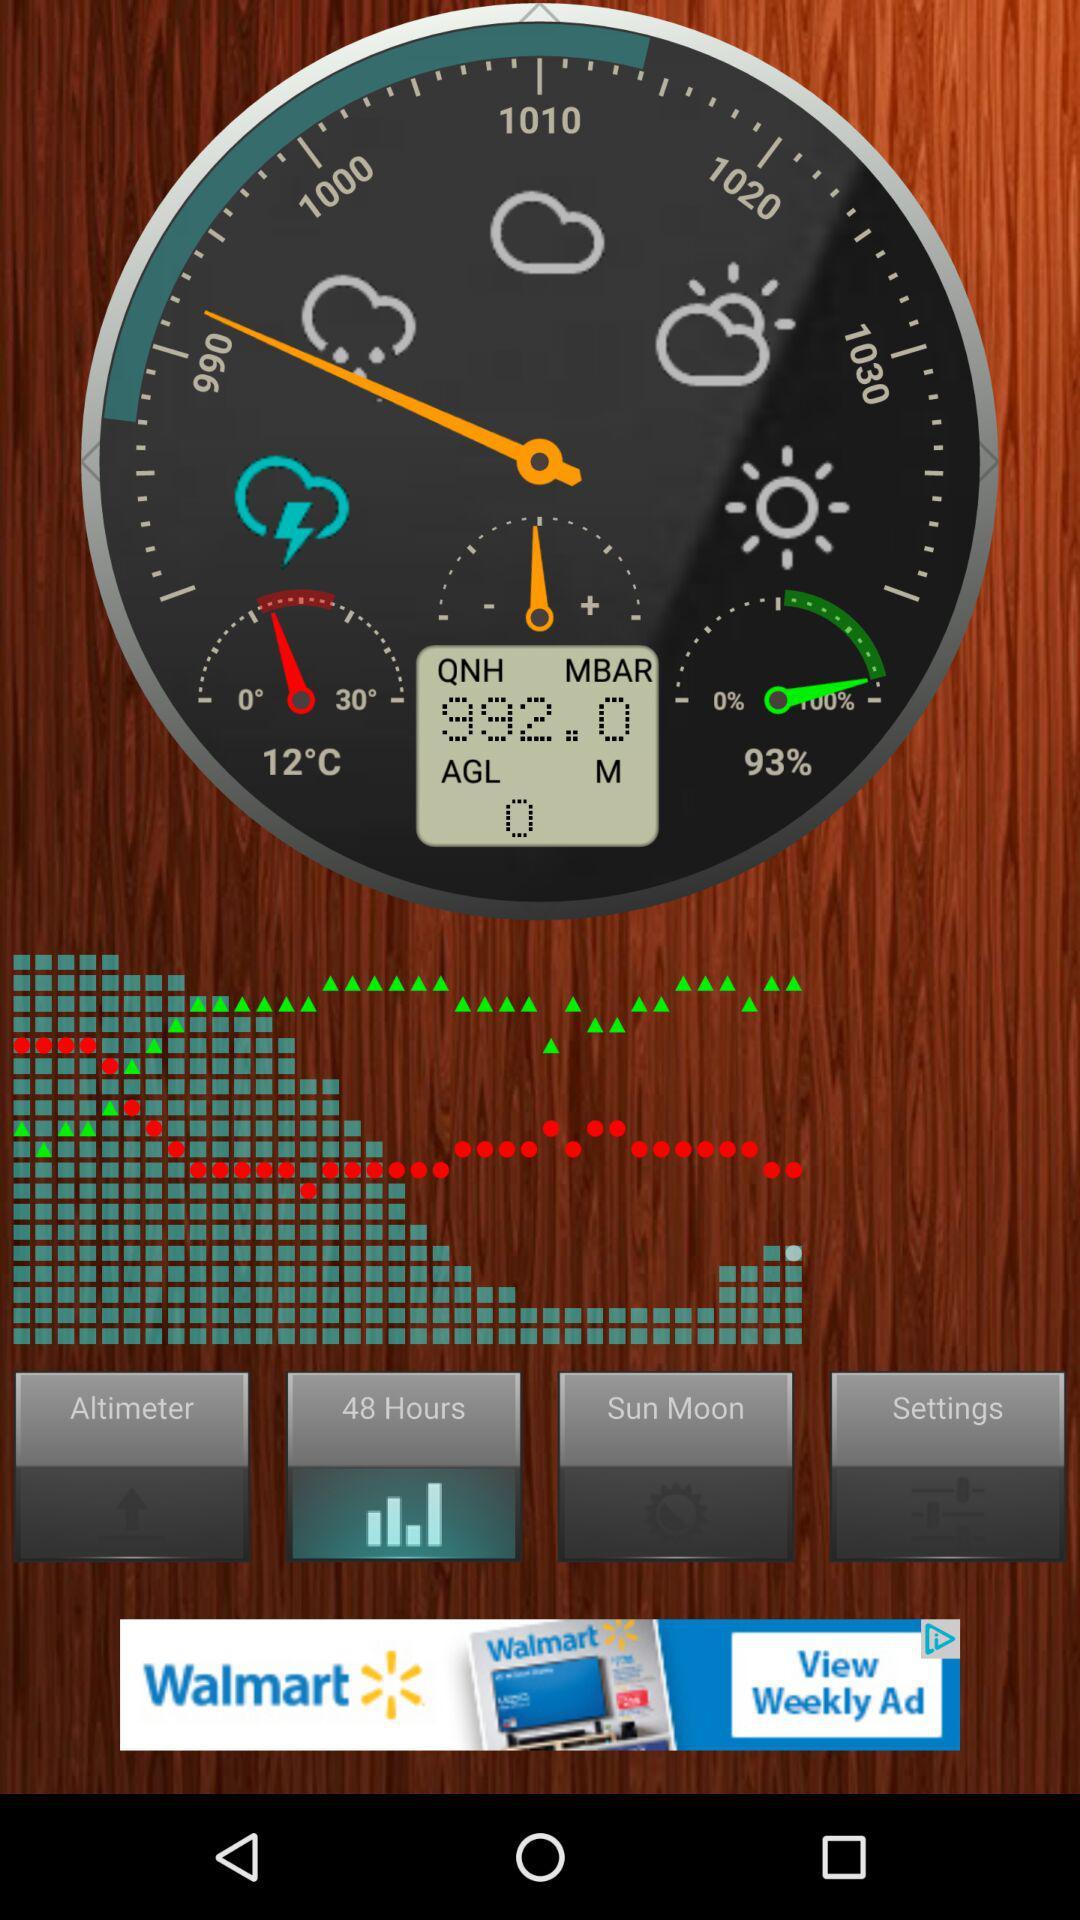 The width and height of the screenshot is (1080, 1920). What do you see at coordinates (540, 1683) in the screenshot?
I see `advertisement page` at bounding box center [540, 1683].